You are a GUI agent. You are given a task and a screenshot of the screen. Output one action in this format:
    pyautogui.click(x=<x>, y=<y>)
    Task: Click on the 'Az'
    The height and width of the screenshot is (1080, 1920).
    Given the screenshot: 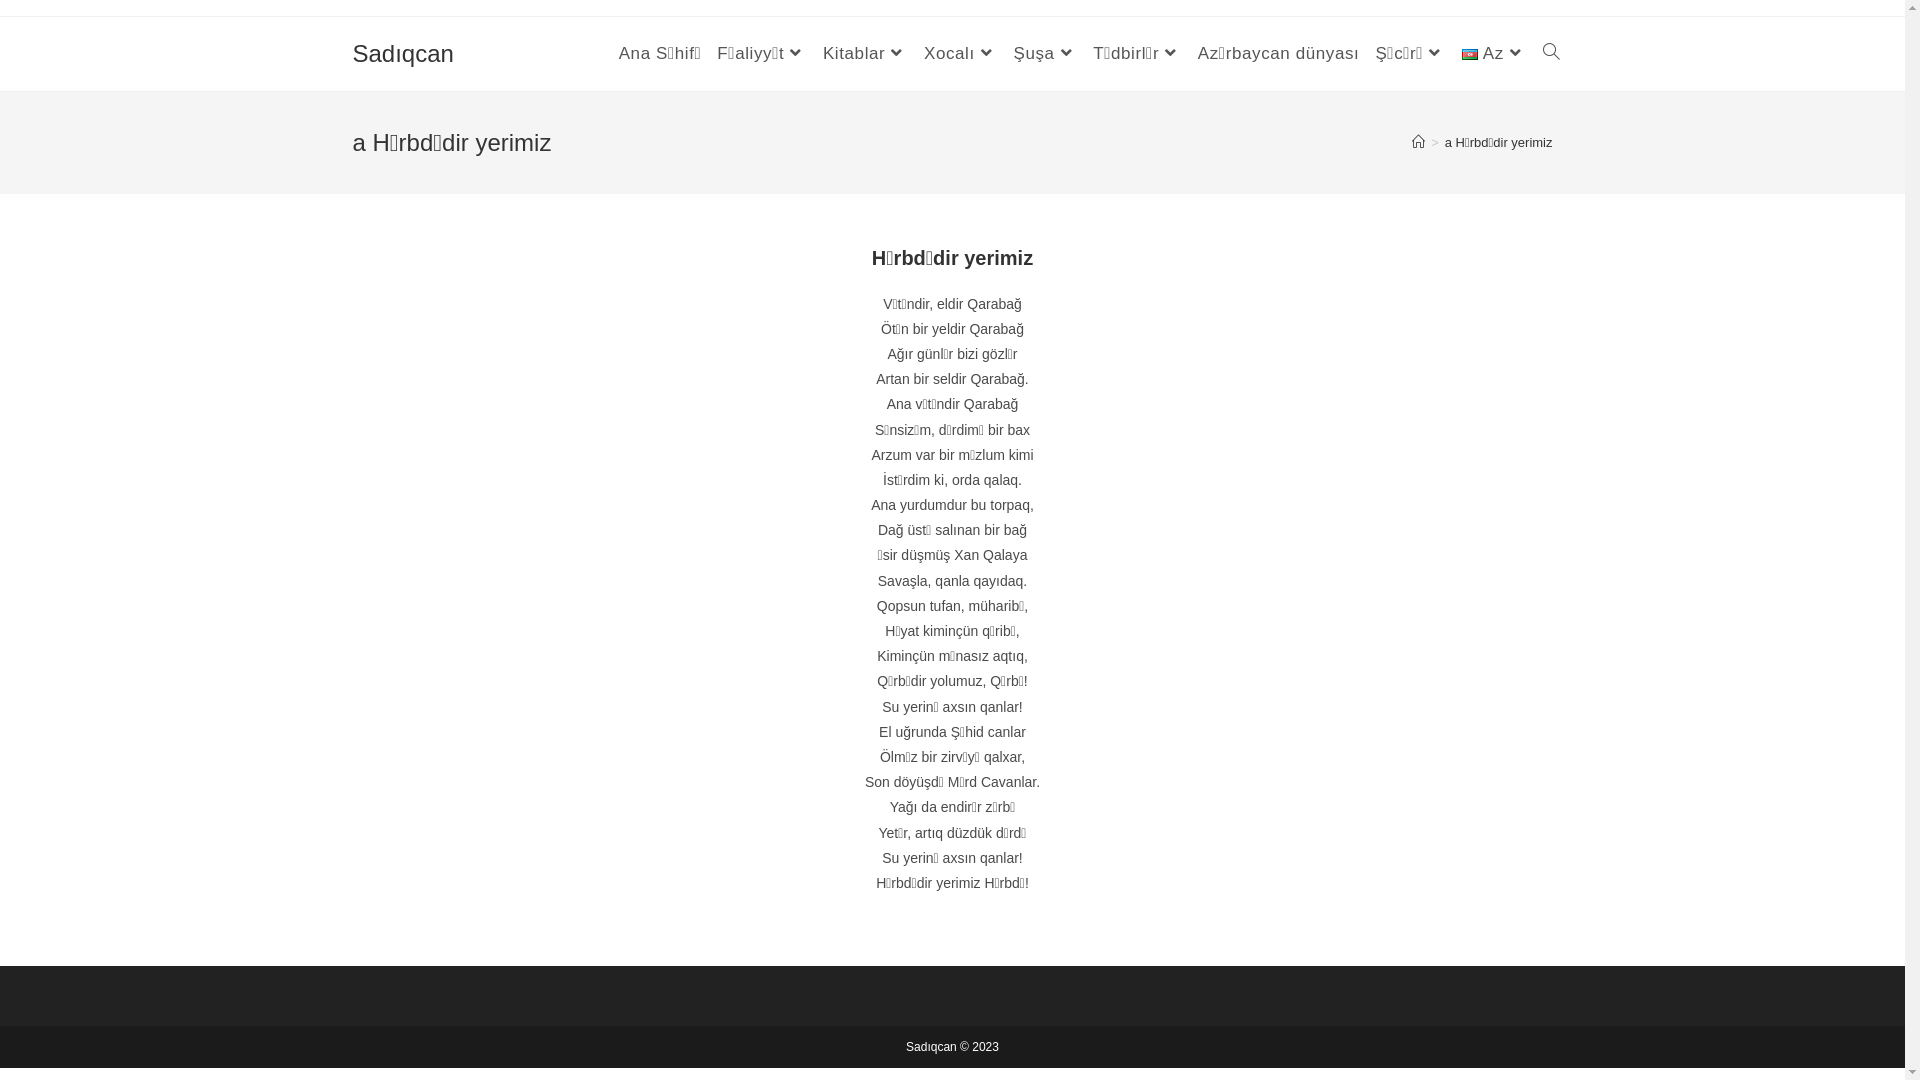 What is the action you would take?
    pyautogui.click(x=1494, y=53)
    